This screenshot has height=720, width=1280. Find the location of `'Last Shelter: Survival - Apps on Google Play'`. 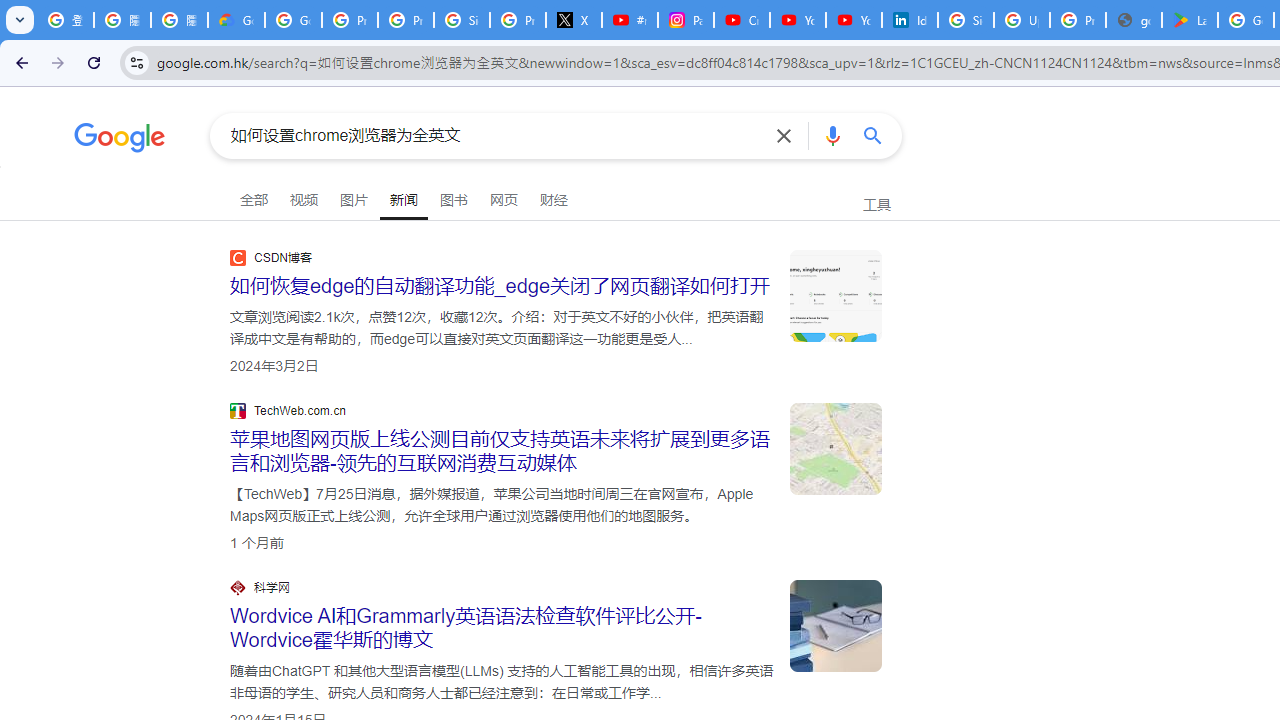

'Last Shelter: Survival - Apps on Google Play' is located at coordinates (1190, 20).